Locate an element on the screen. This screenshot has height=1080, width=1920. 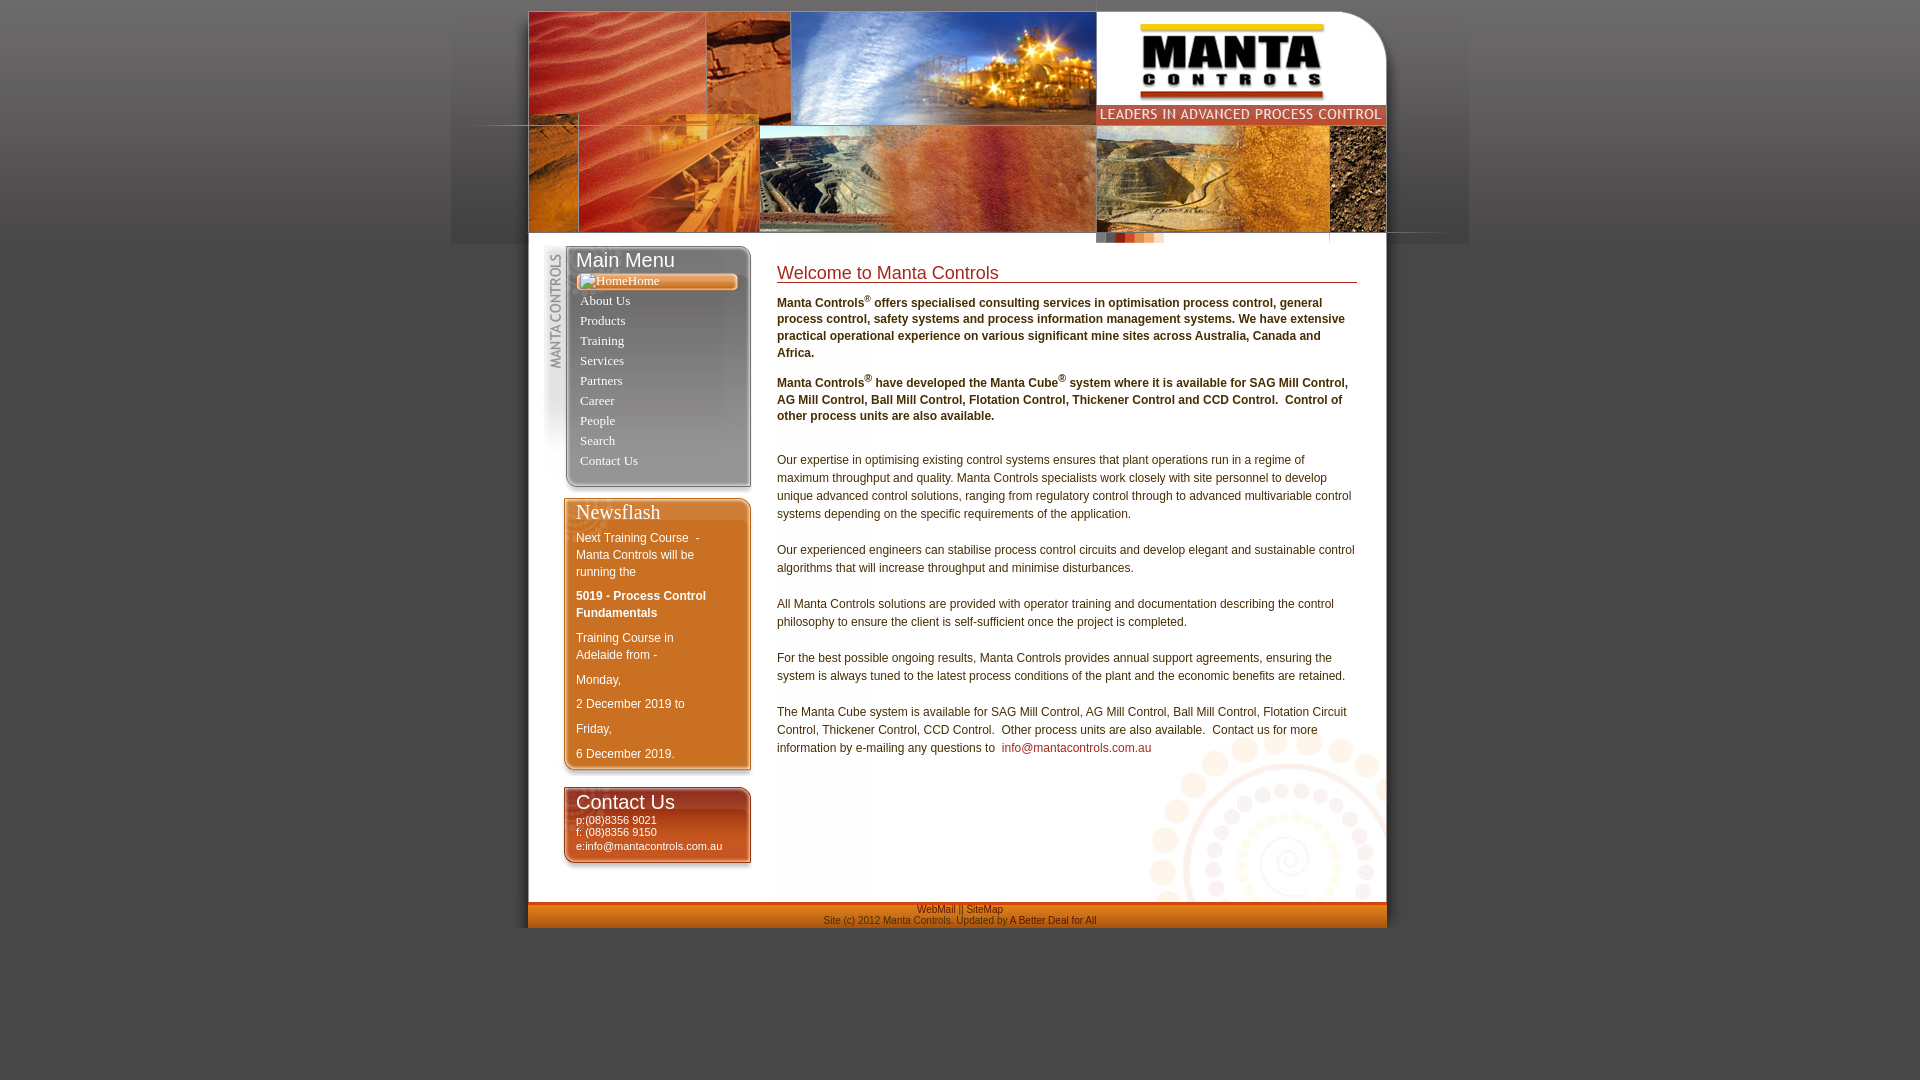
'About Us' is located at coordinates (575, 301).